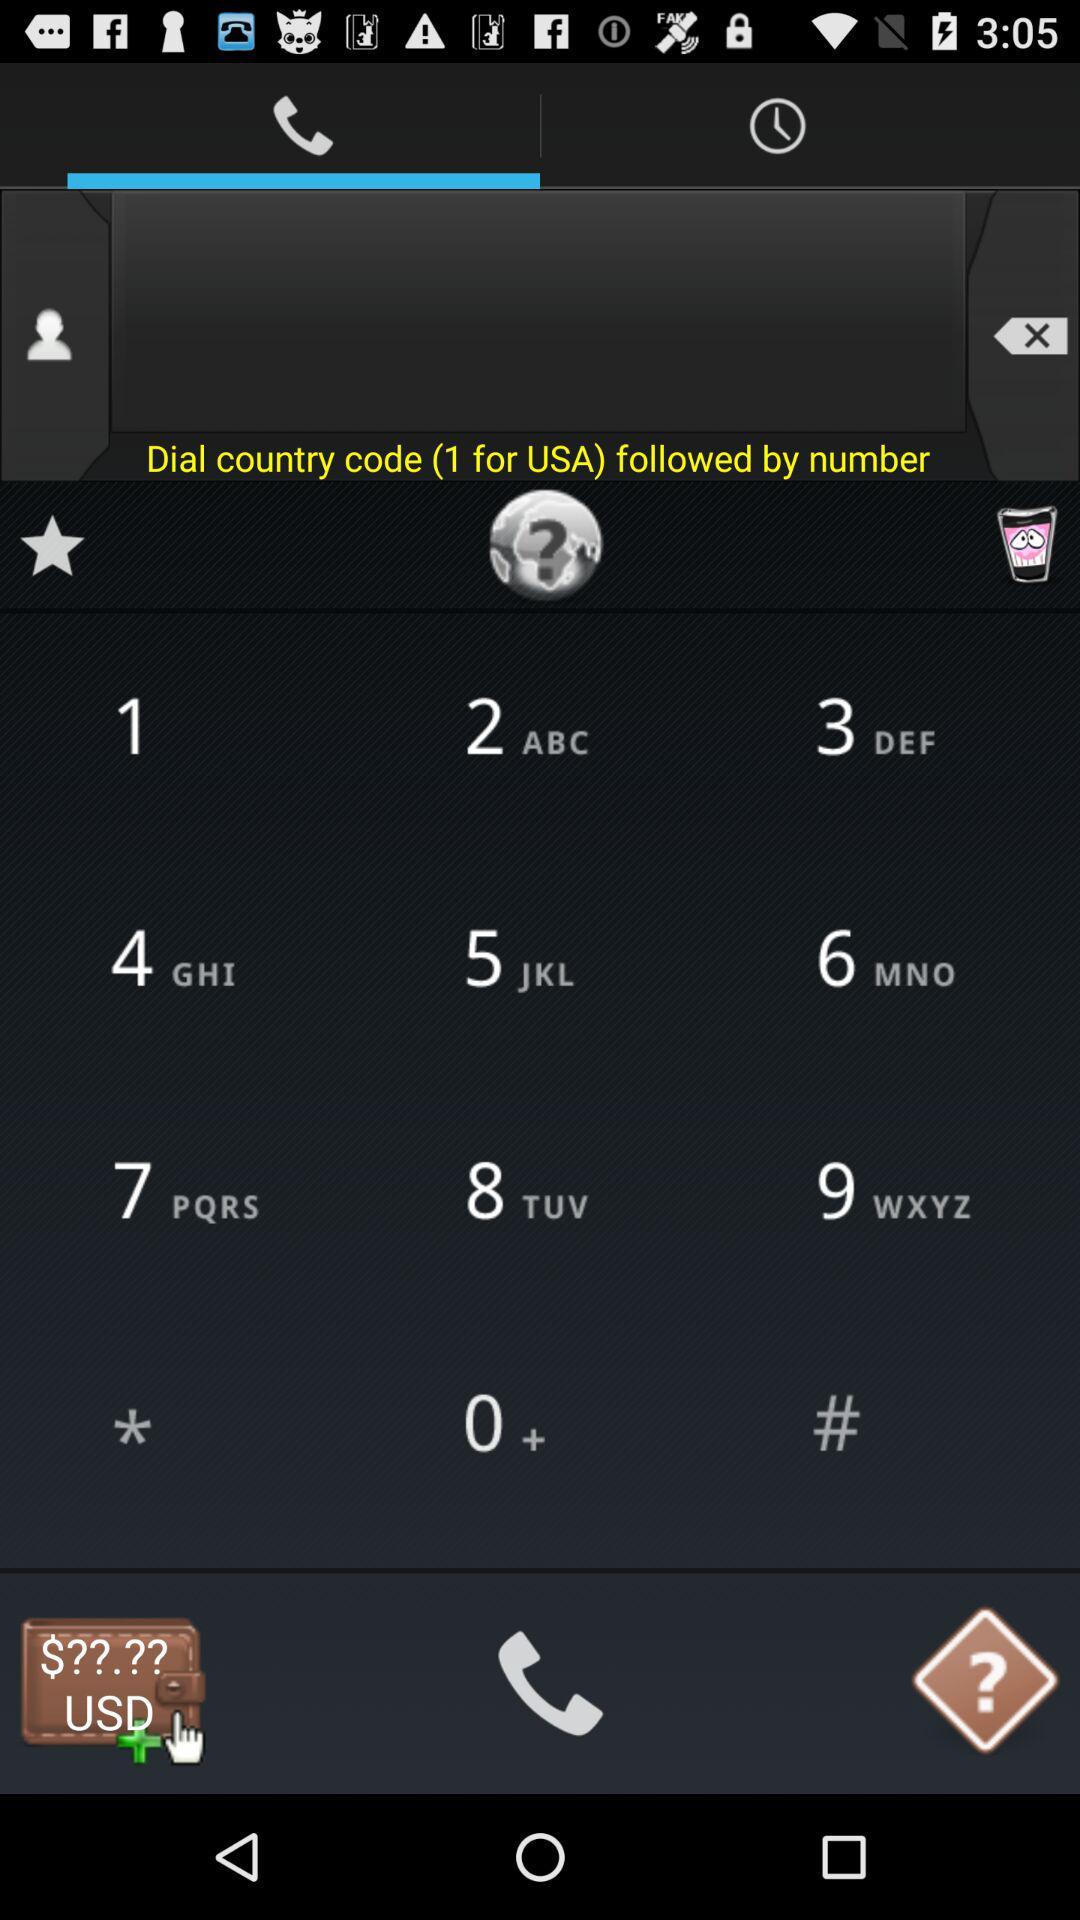 The height and width of the screenshot is (1920, 1080). What do you see at coordinates (51, 582) in the screenshot?
I see `the star icon` at bounding box center [51, 582].